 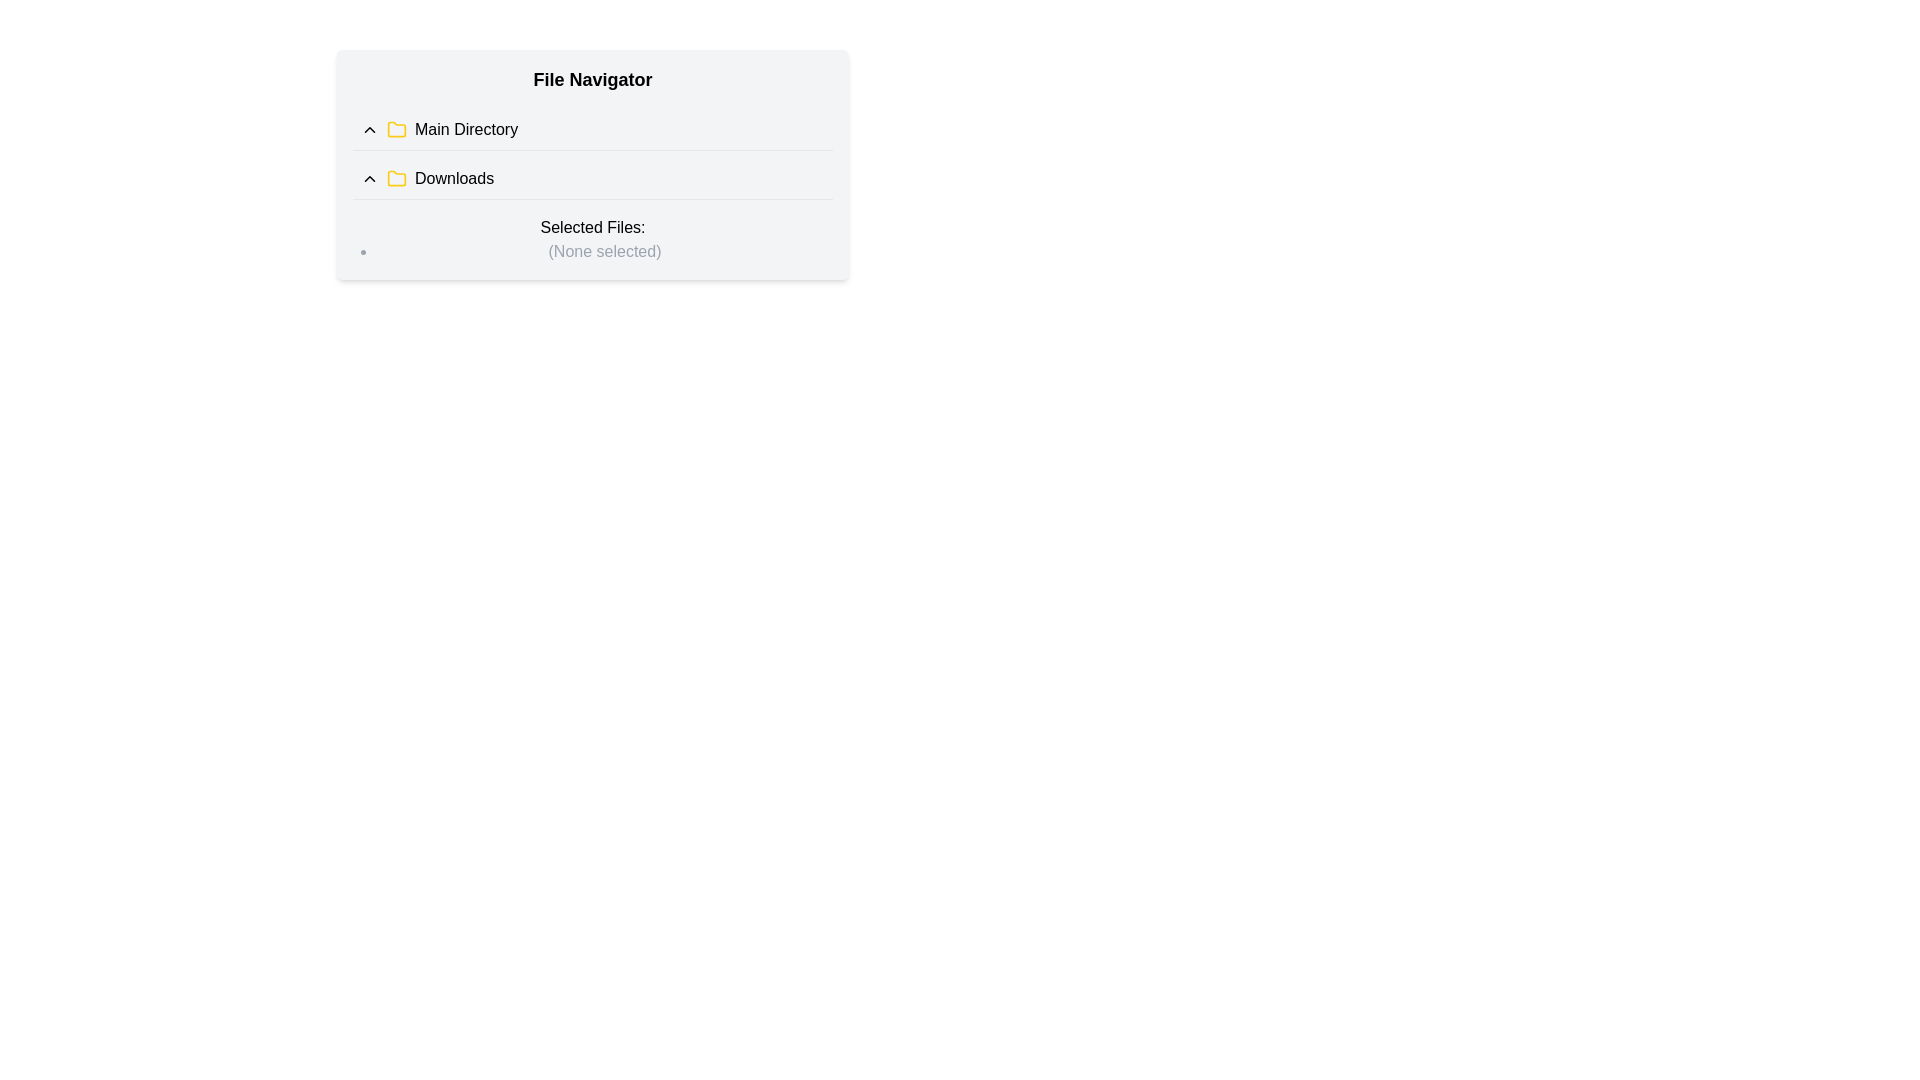 I want to click on the Text display component that shows 'Selected Files:' and '(None selected)' below the 'Downloads' section in the 'File Navigator', so click(x=592, y=238).